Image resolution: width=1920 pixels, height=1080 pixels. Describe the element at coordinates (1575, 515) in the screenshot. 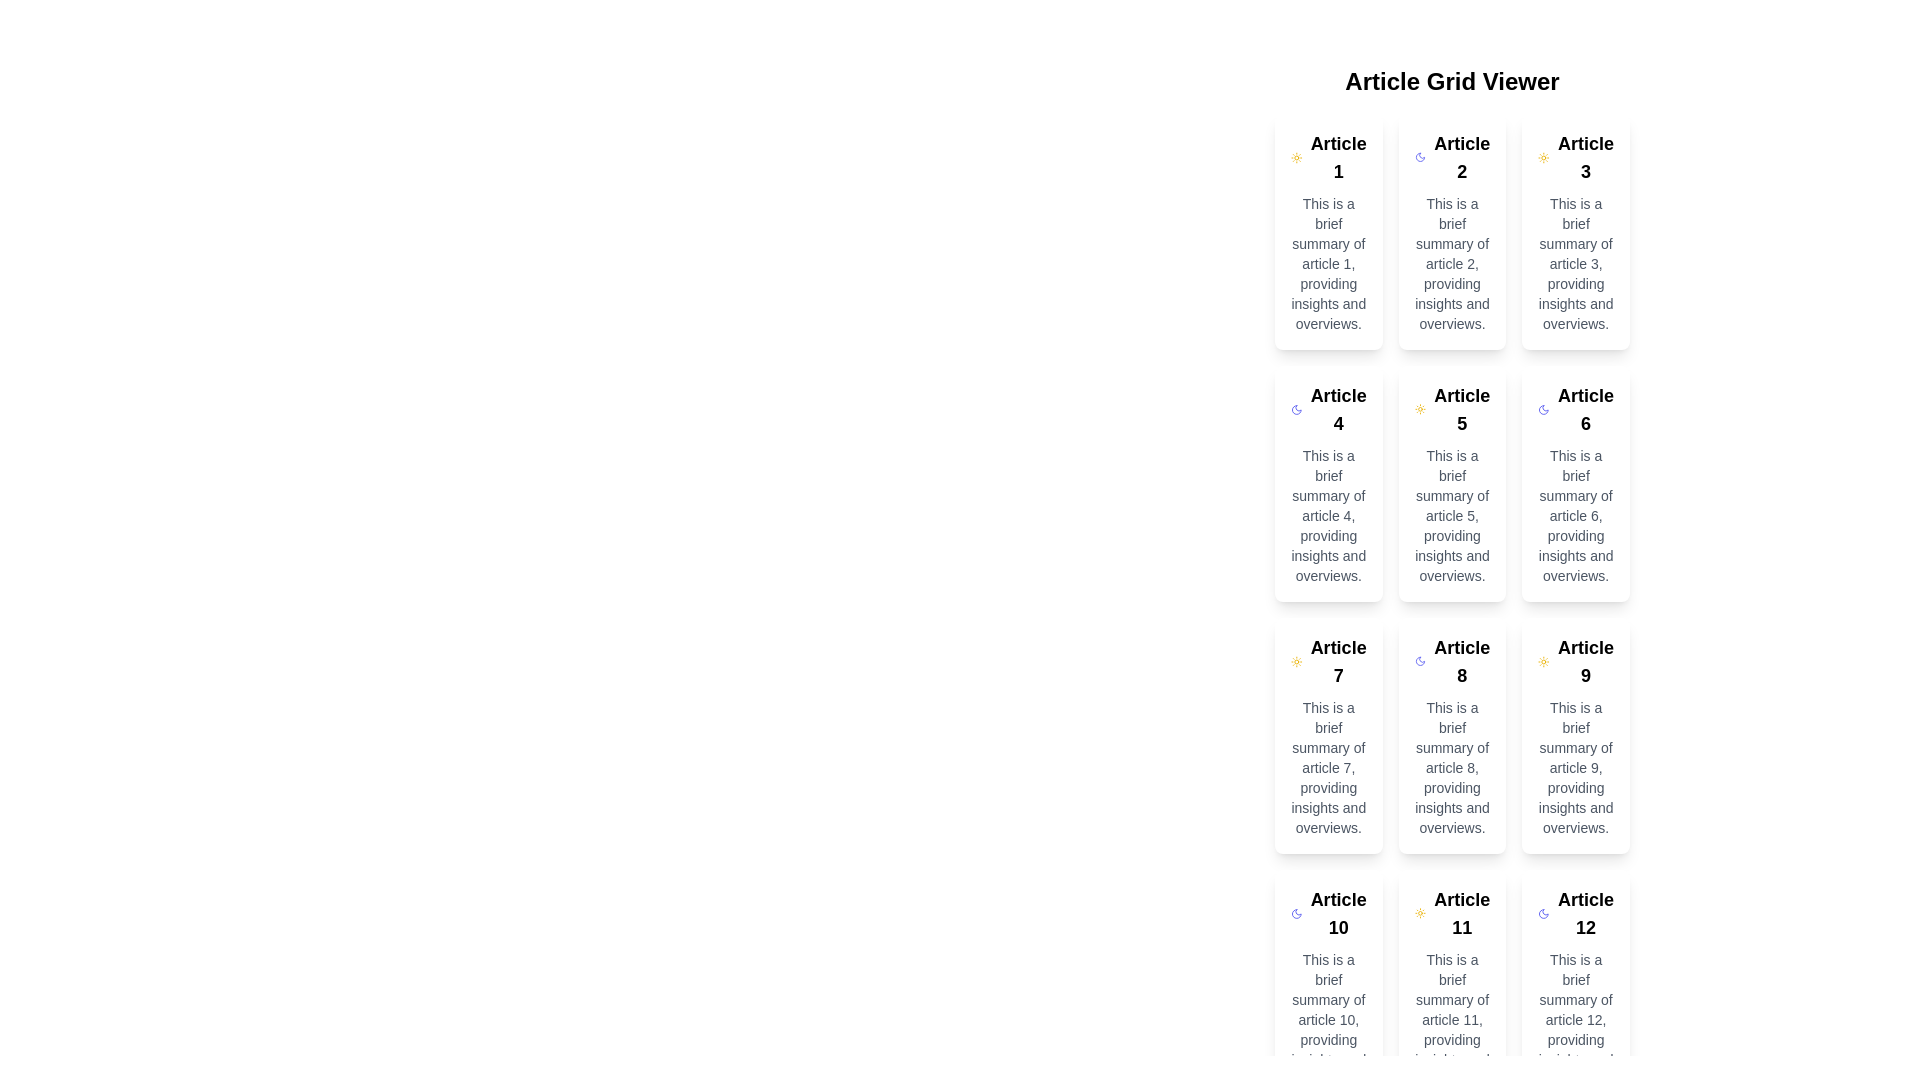

I see `the text block displaying 'This is a brief summary of article 6, providing insights and overviews.' which is styled with gray color and contained within a white, shadowed card in the article grid` at that location.